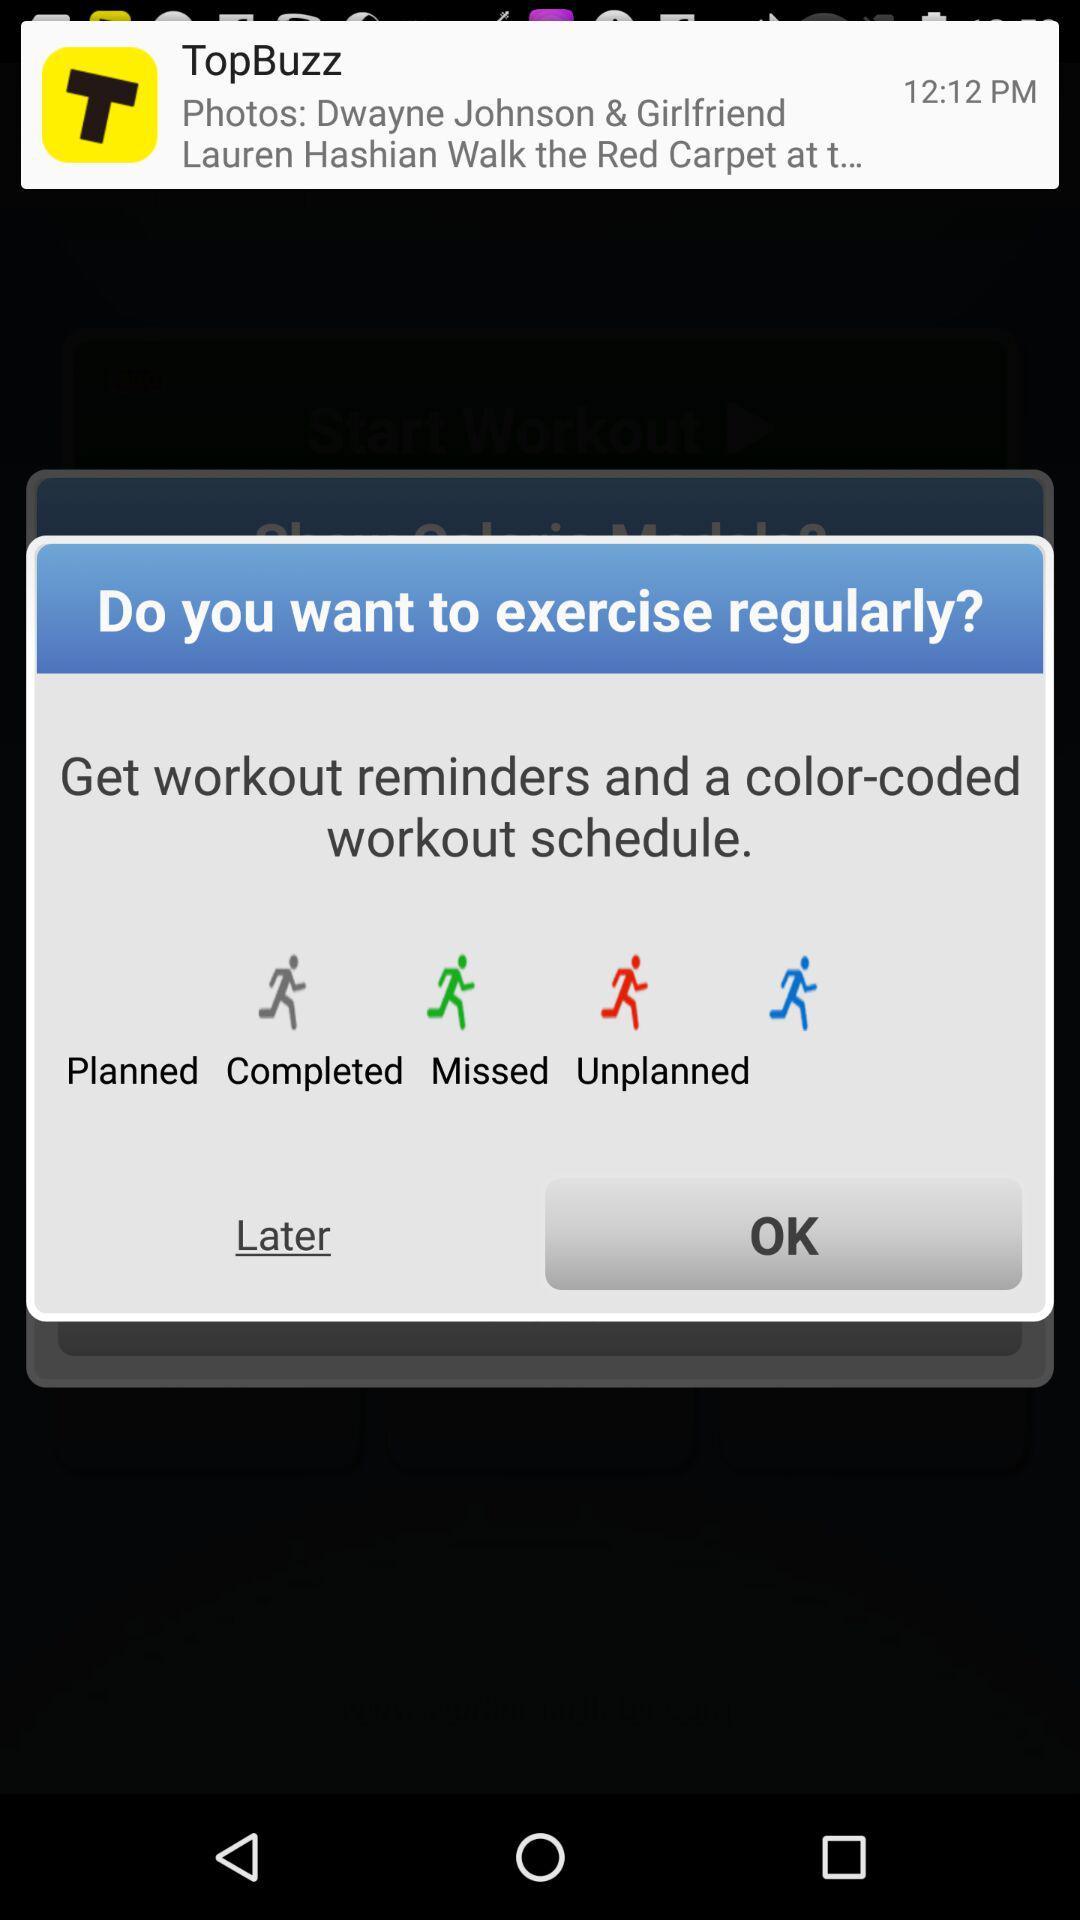 This screenshot has height=1920, width=1080. Describe the element at coordinates (283, 1233) in the screenshot. I see `button next to the ok button` at that location.